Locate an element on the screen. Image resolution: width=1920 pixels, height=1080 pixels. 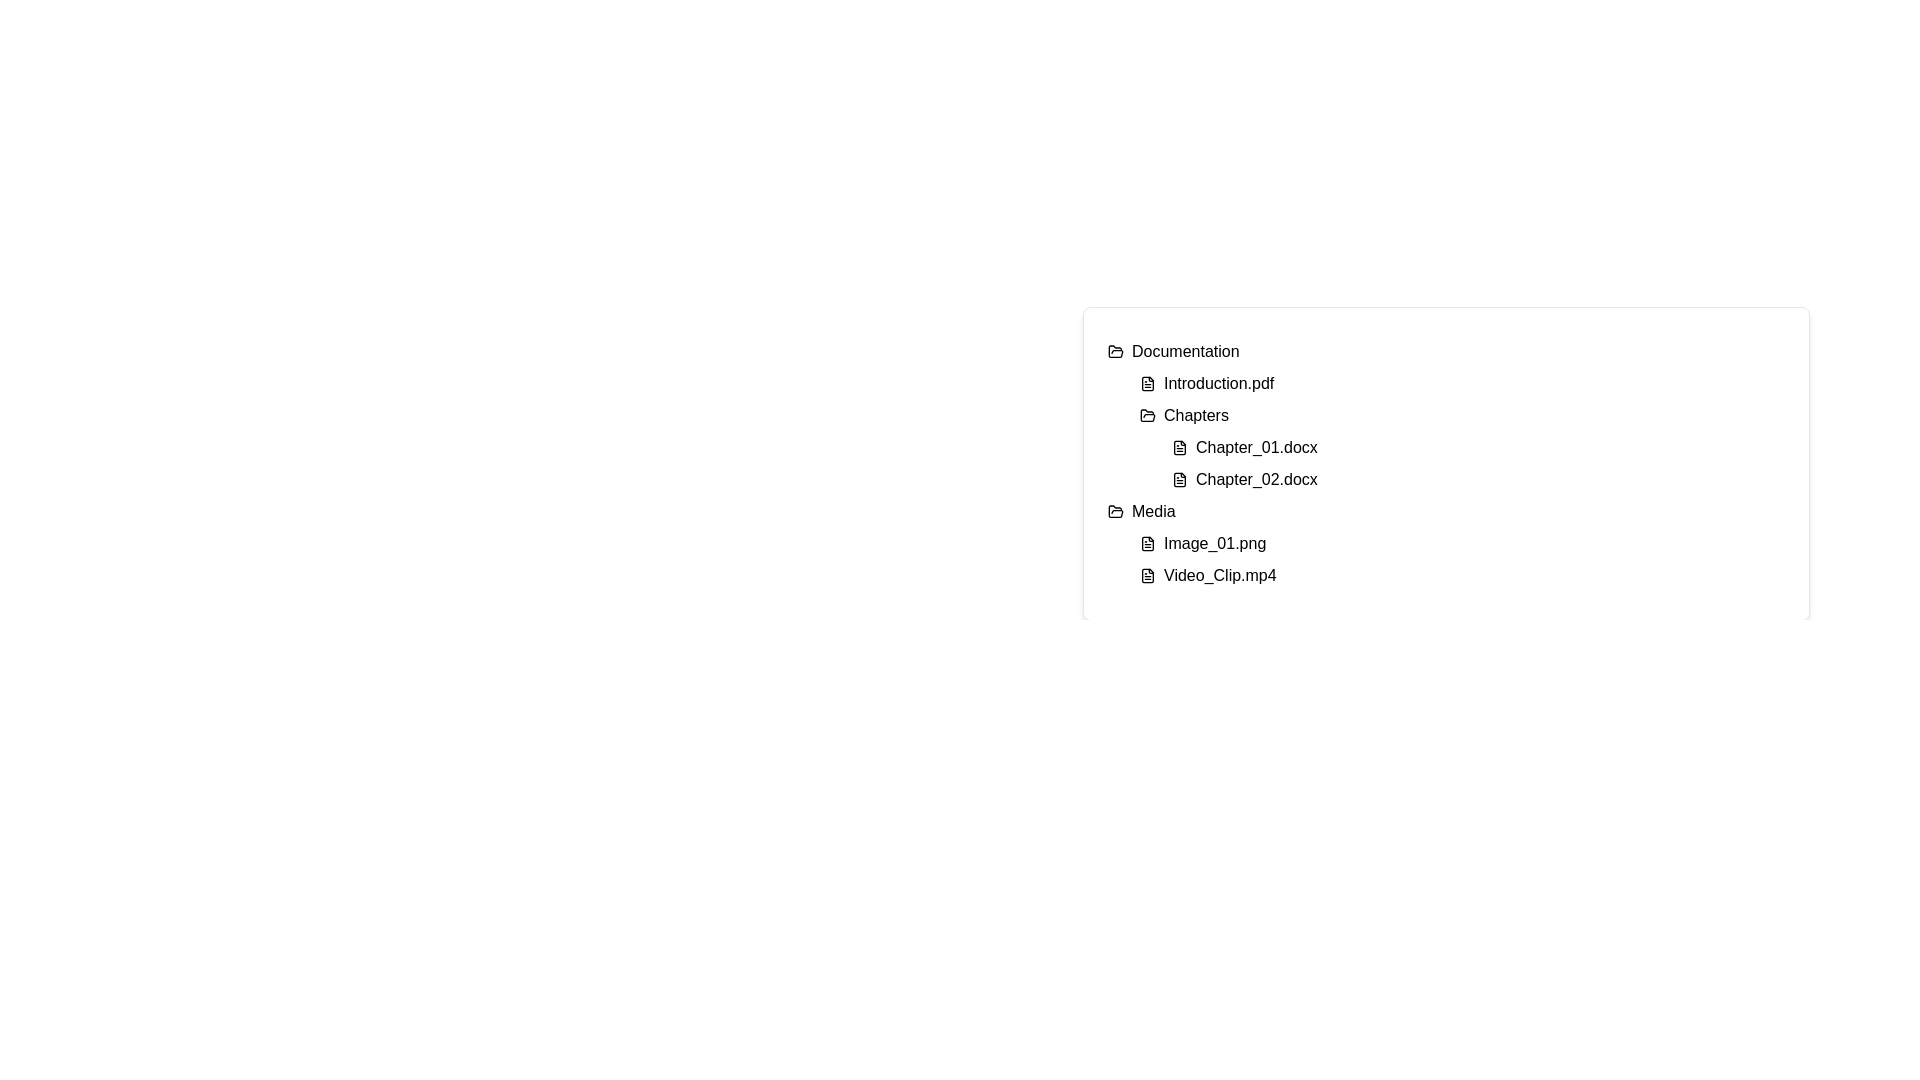
the video file type icon representing 'Video_Clip.mp4' is located at coordinates (1147, 575).